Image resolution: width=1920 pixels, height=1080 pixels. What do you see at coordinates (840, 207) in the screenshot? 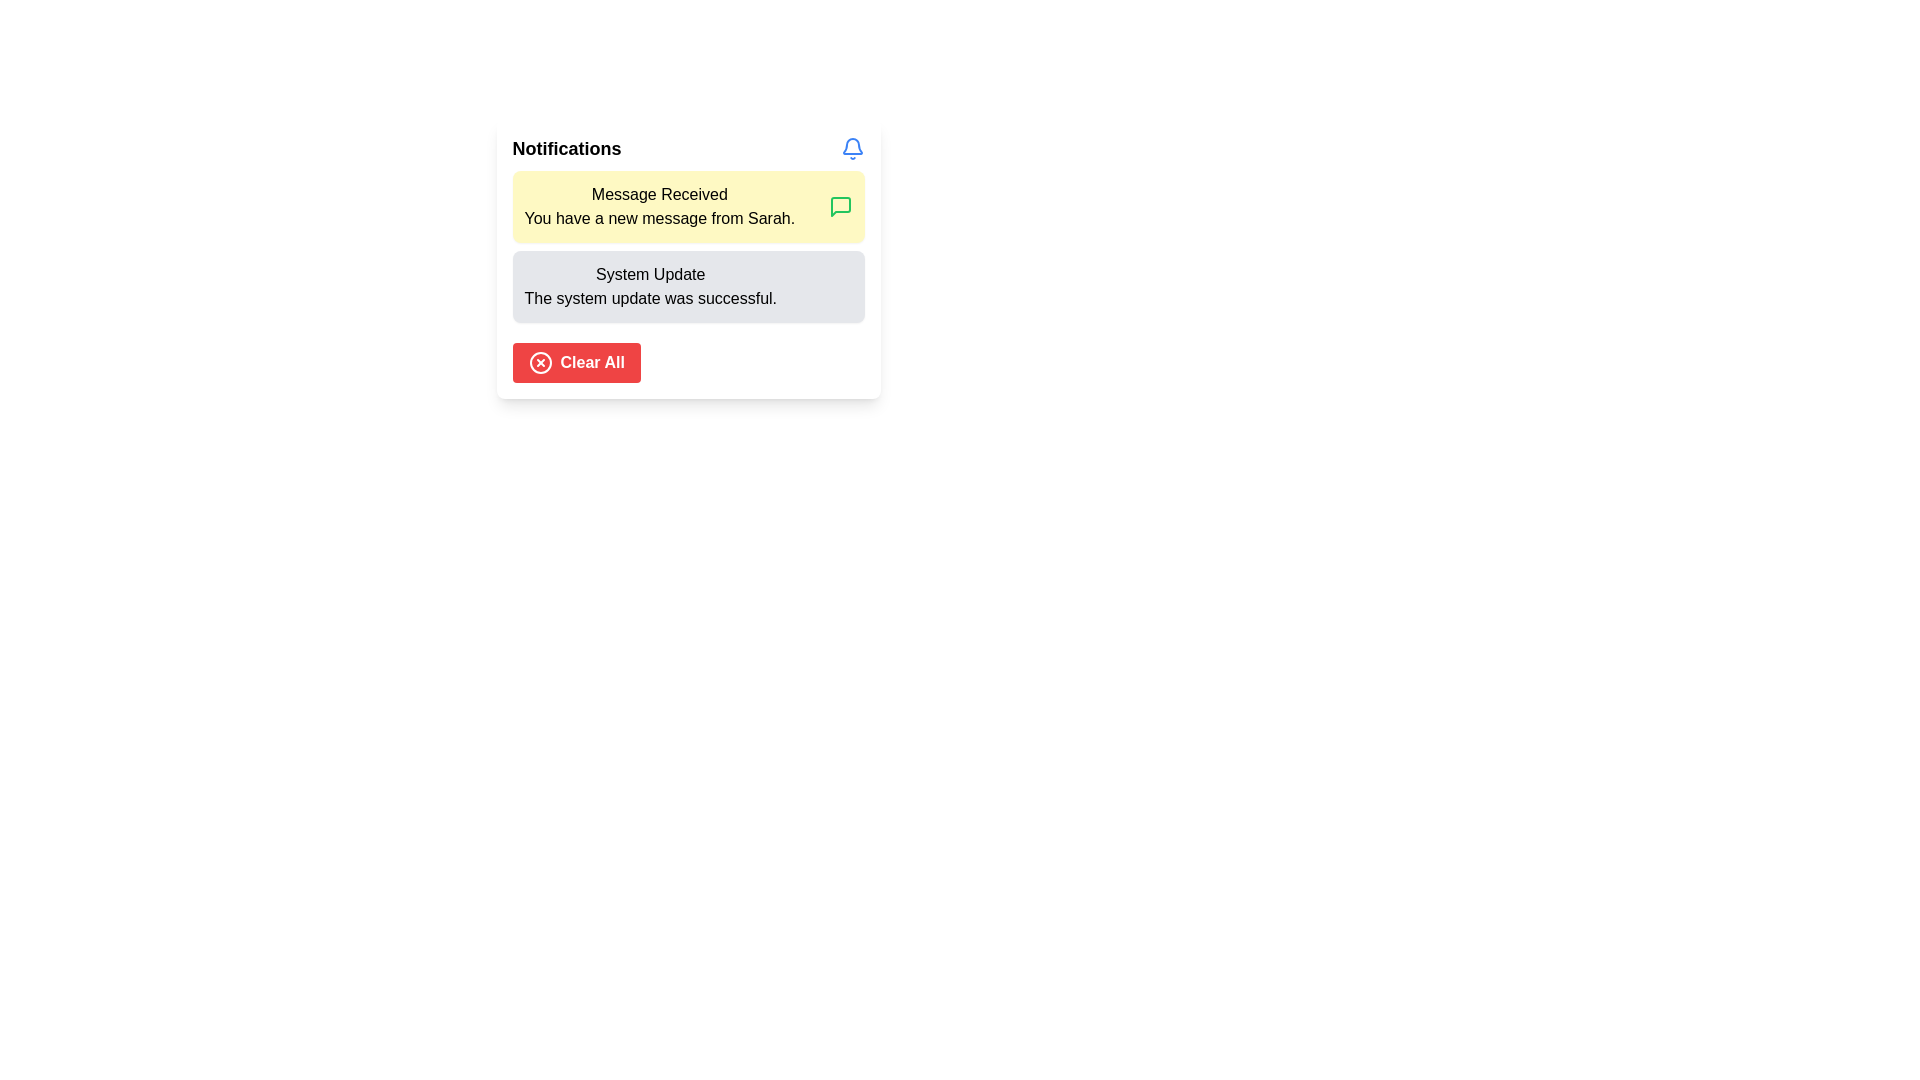
I see `the messaging icon located in the upper-right corner of the yellow-highlighted notification card that indicates 'Message Received' and aligns with the text ‘You have a new message from Sarah.’` at bounding box center [840, 207].